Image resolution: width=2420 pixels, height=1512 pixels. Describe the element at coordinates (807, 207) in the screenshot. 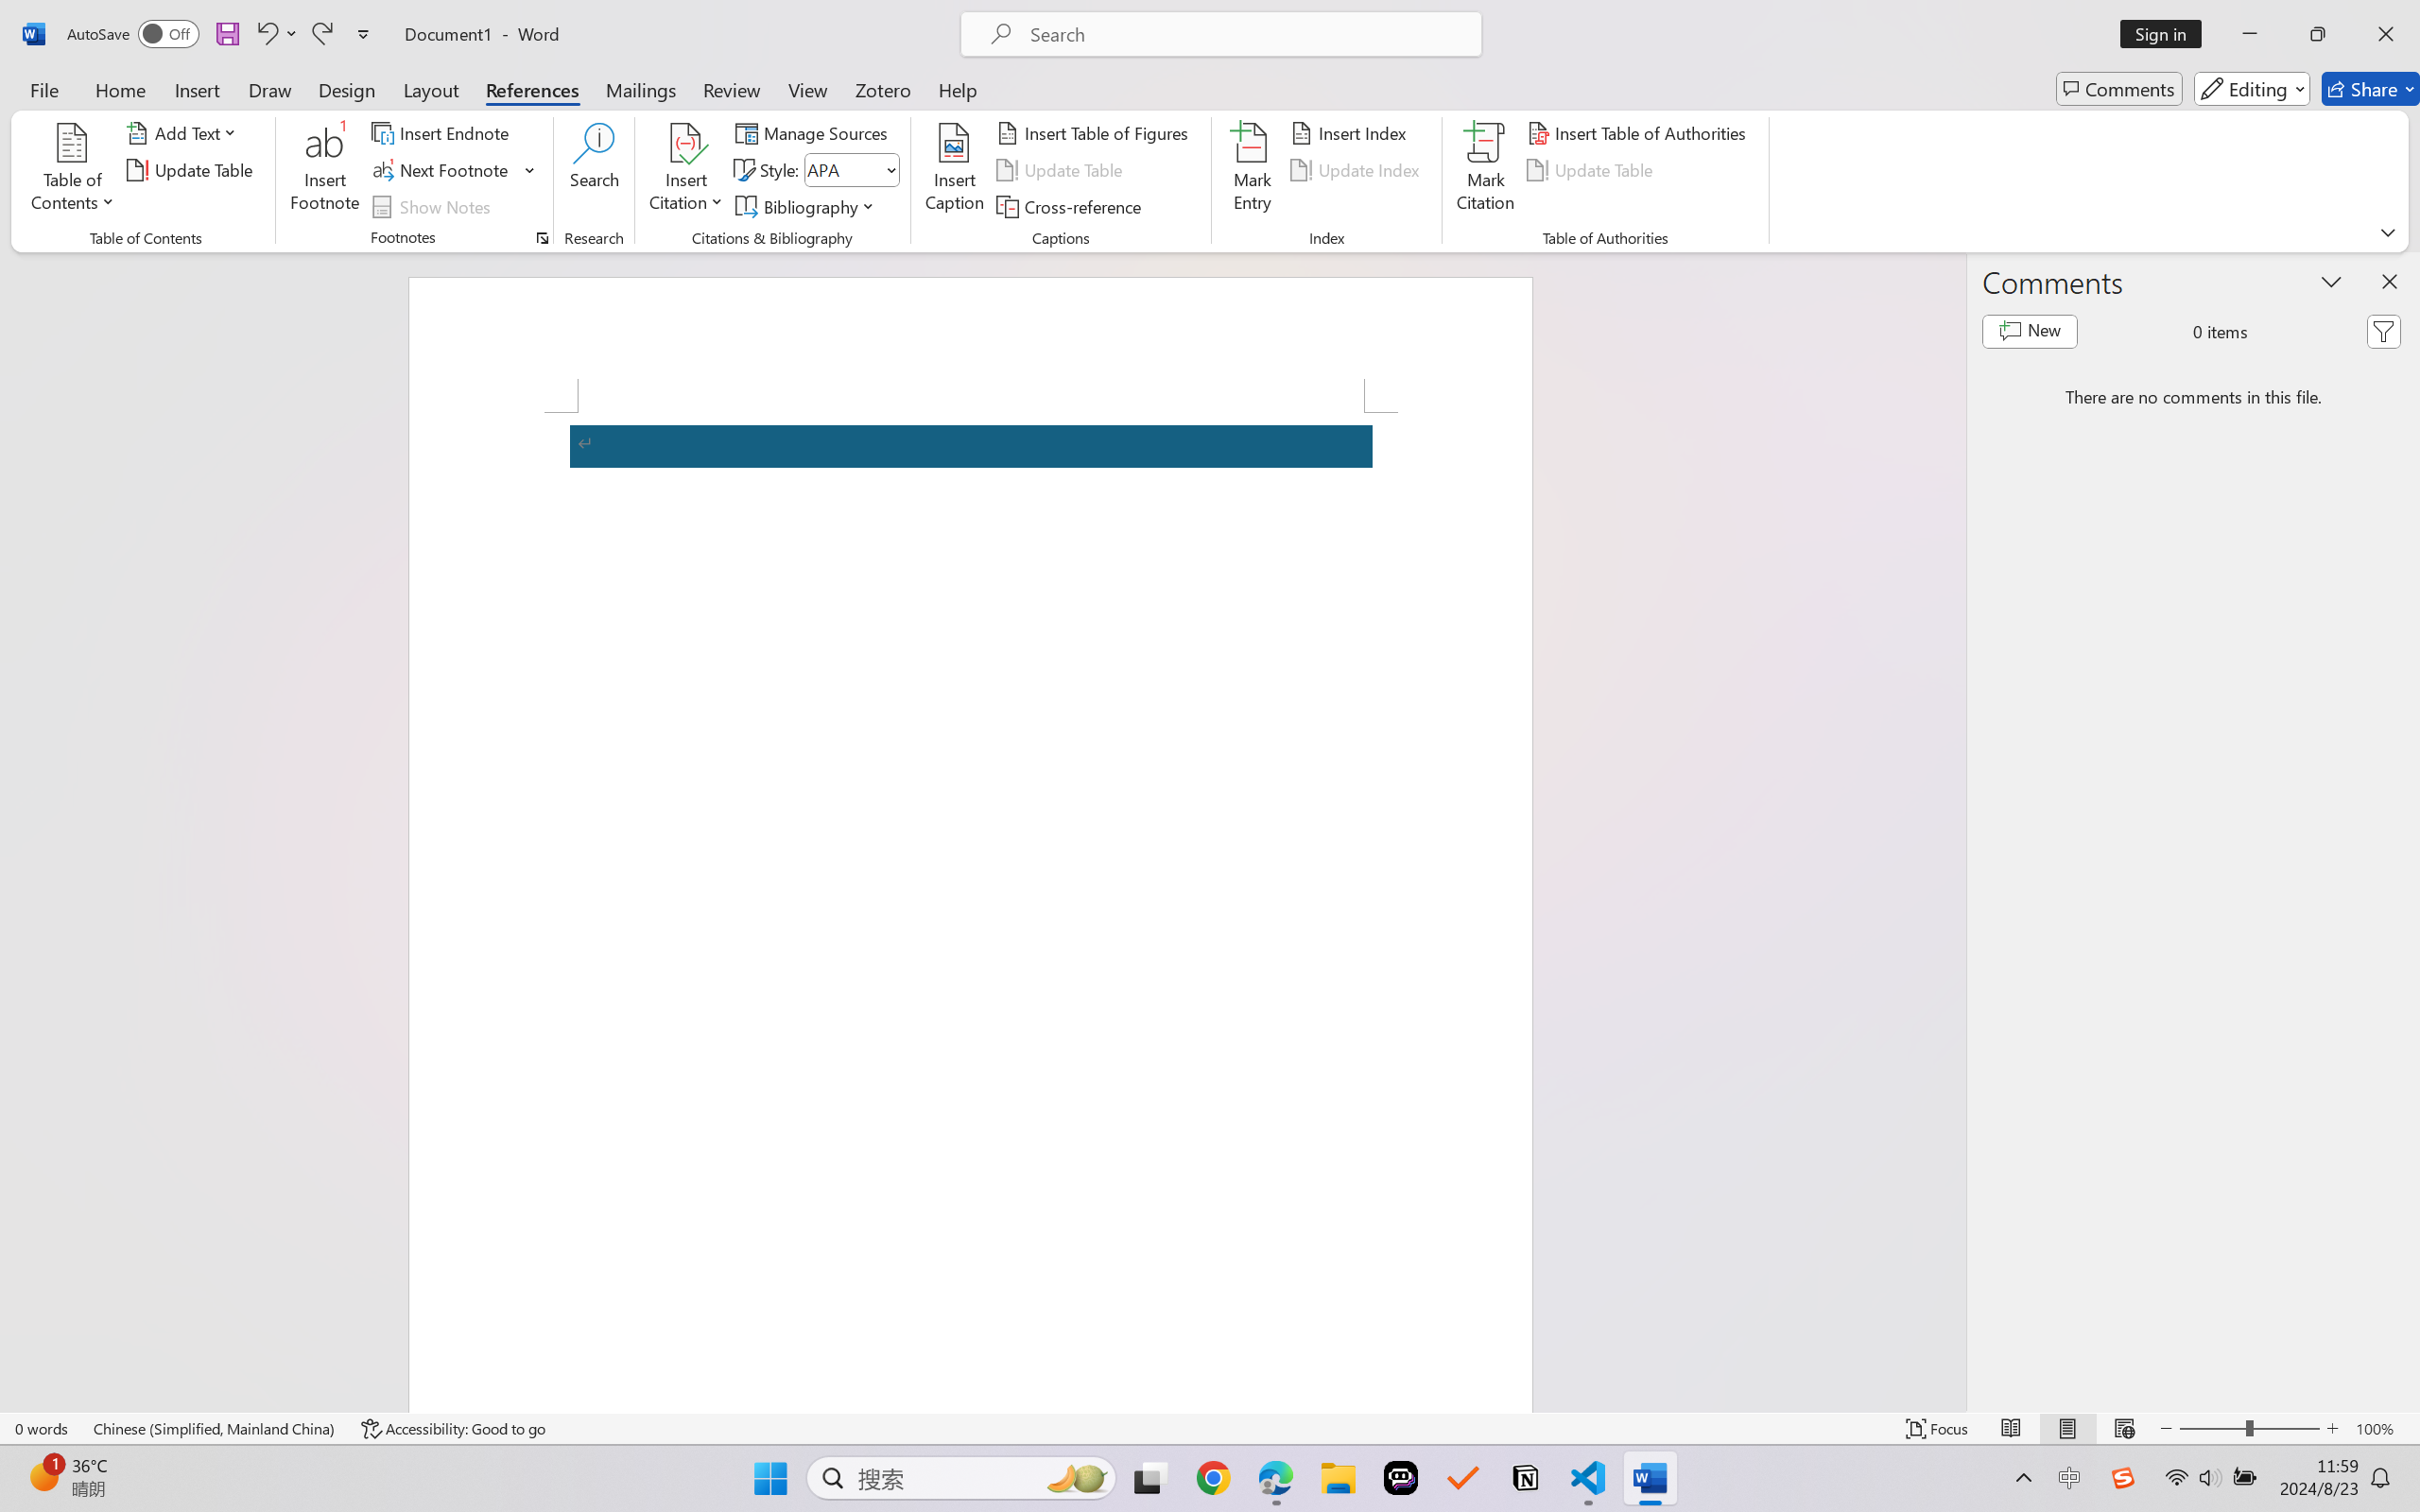

I see `'Bibliography'` at that location.